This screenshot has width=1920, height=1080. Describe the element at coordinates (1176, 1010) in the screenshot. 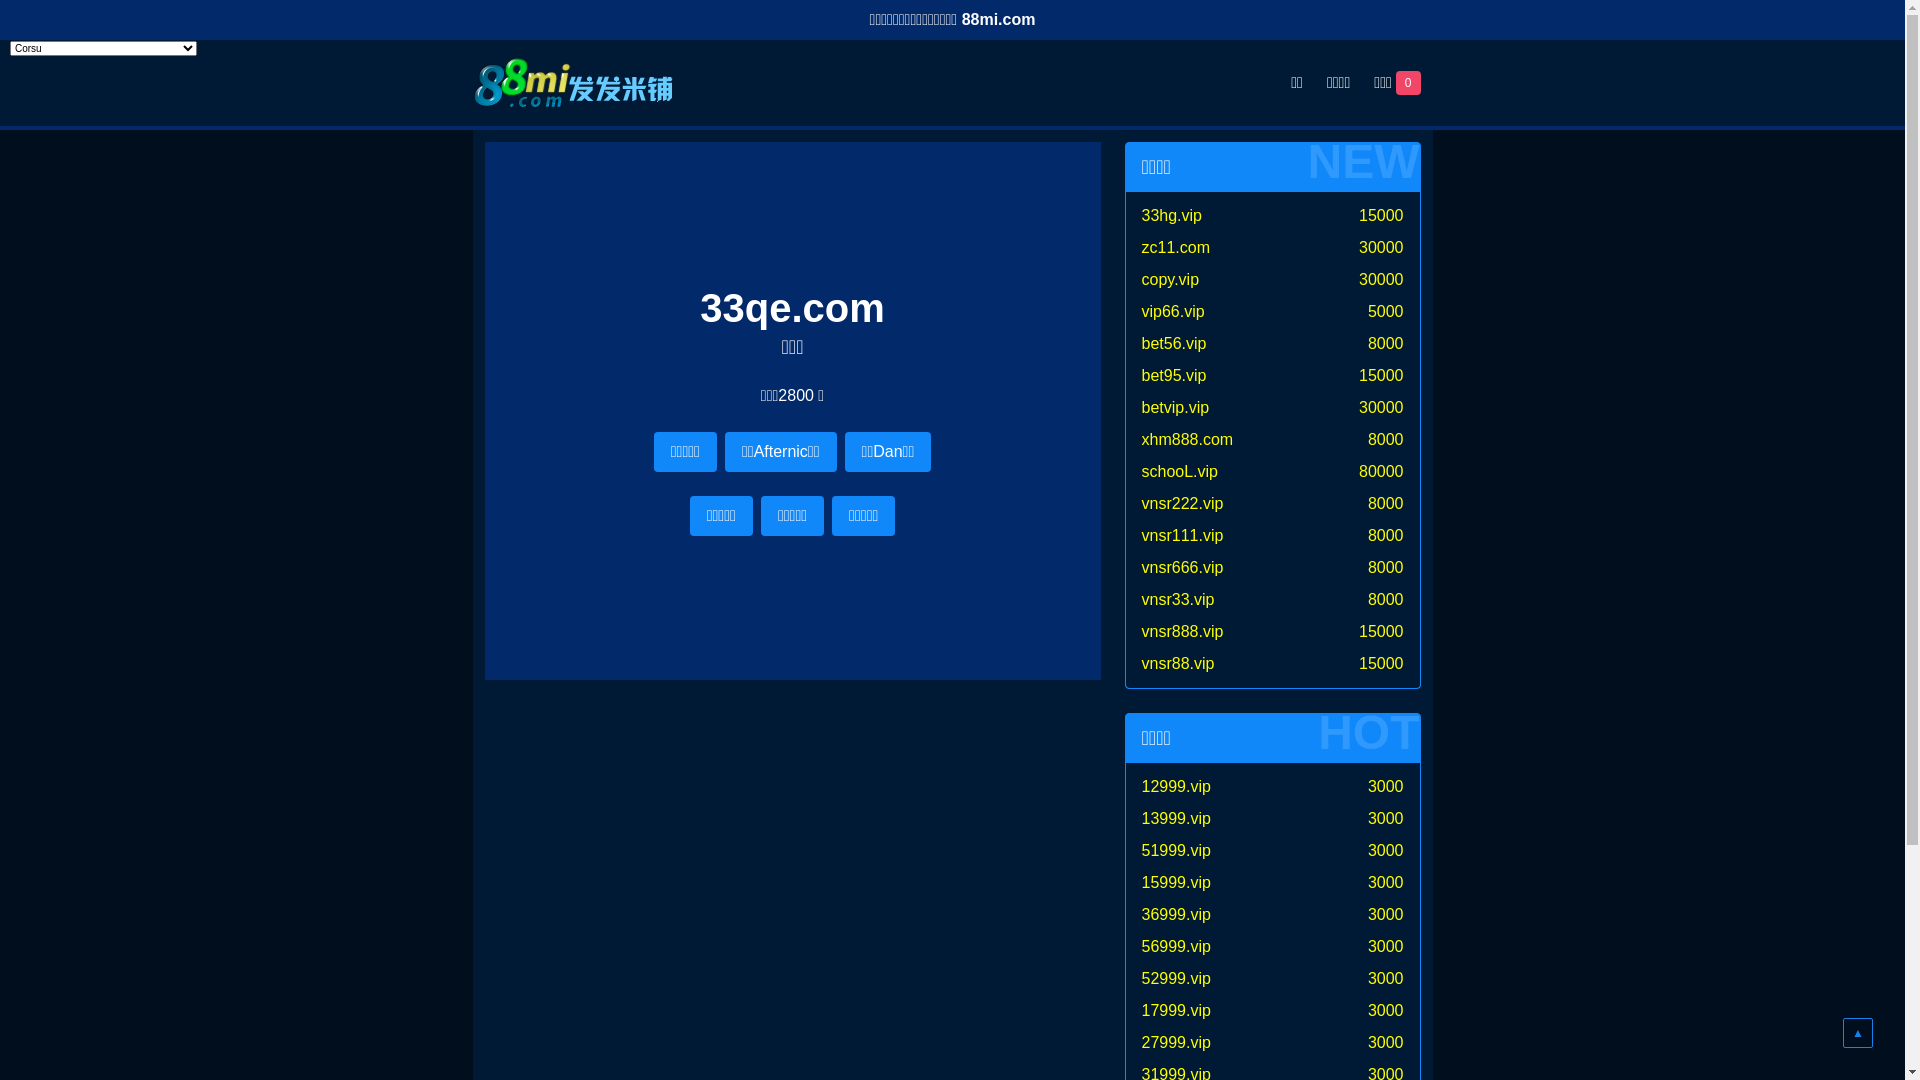

I see `'17999.vip'` at that location.